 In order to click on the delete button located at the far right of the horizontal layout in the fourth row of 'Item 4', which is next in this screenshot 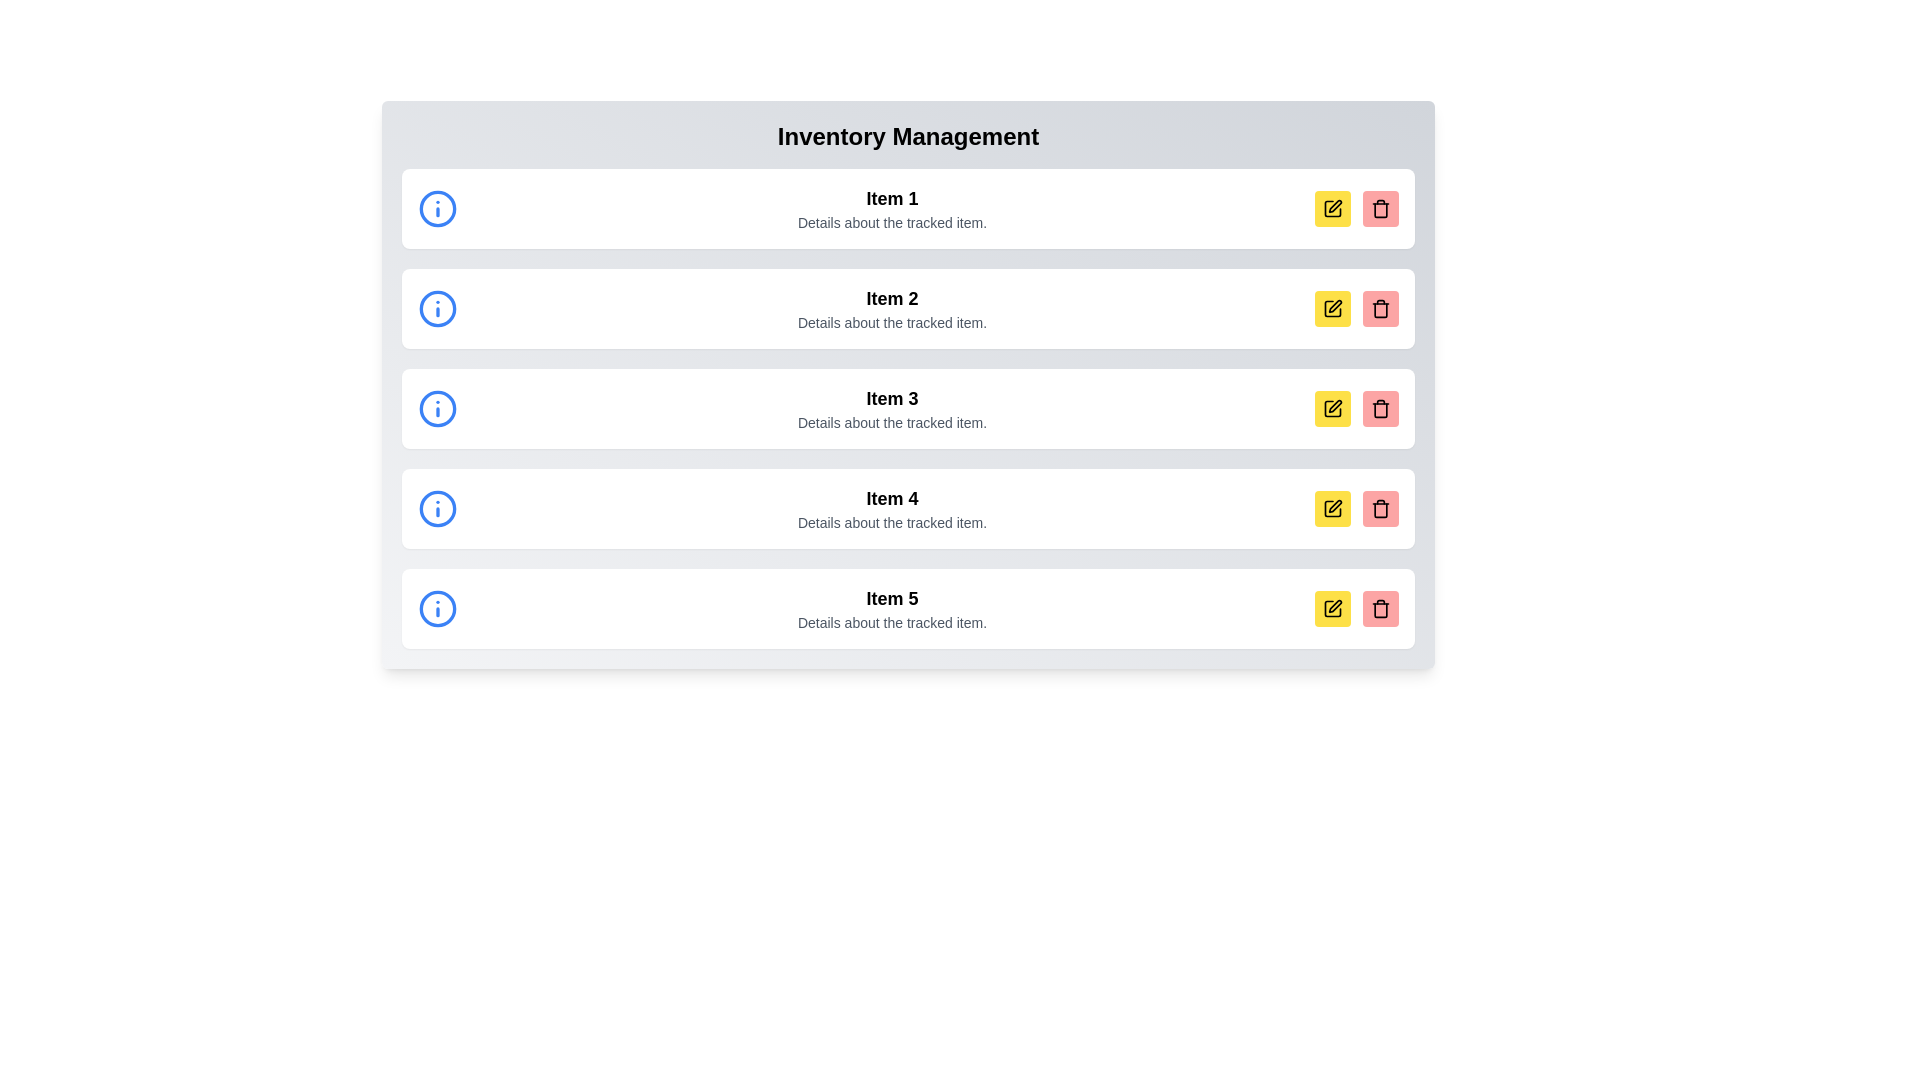, I will do `click(1380, 508)`.